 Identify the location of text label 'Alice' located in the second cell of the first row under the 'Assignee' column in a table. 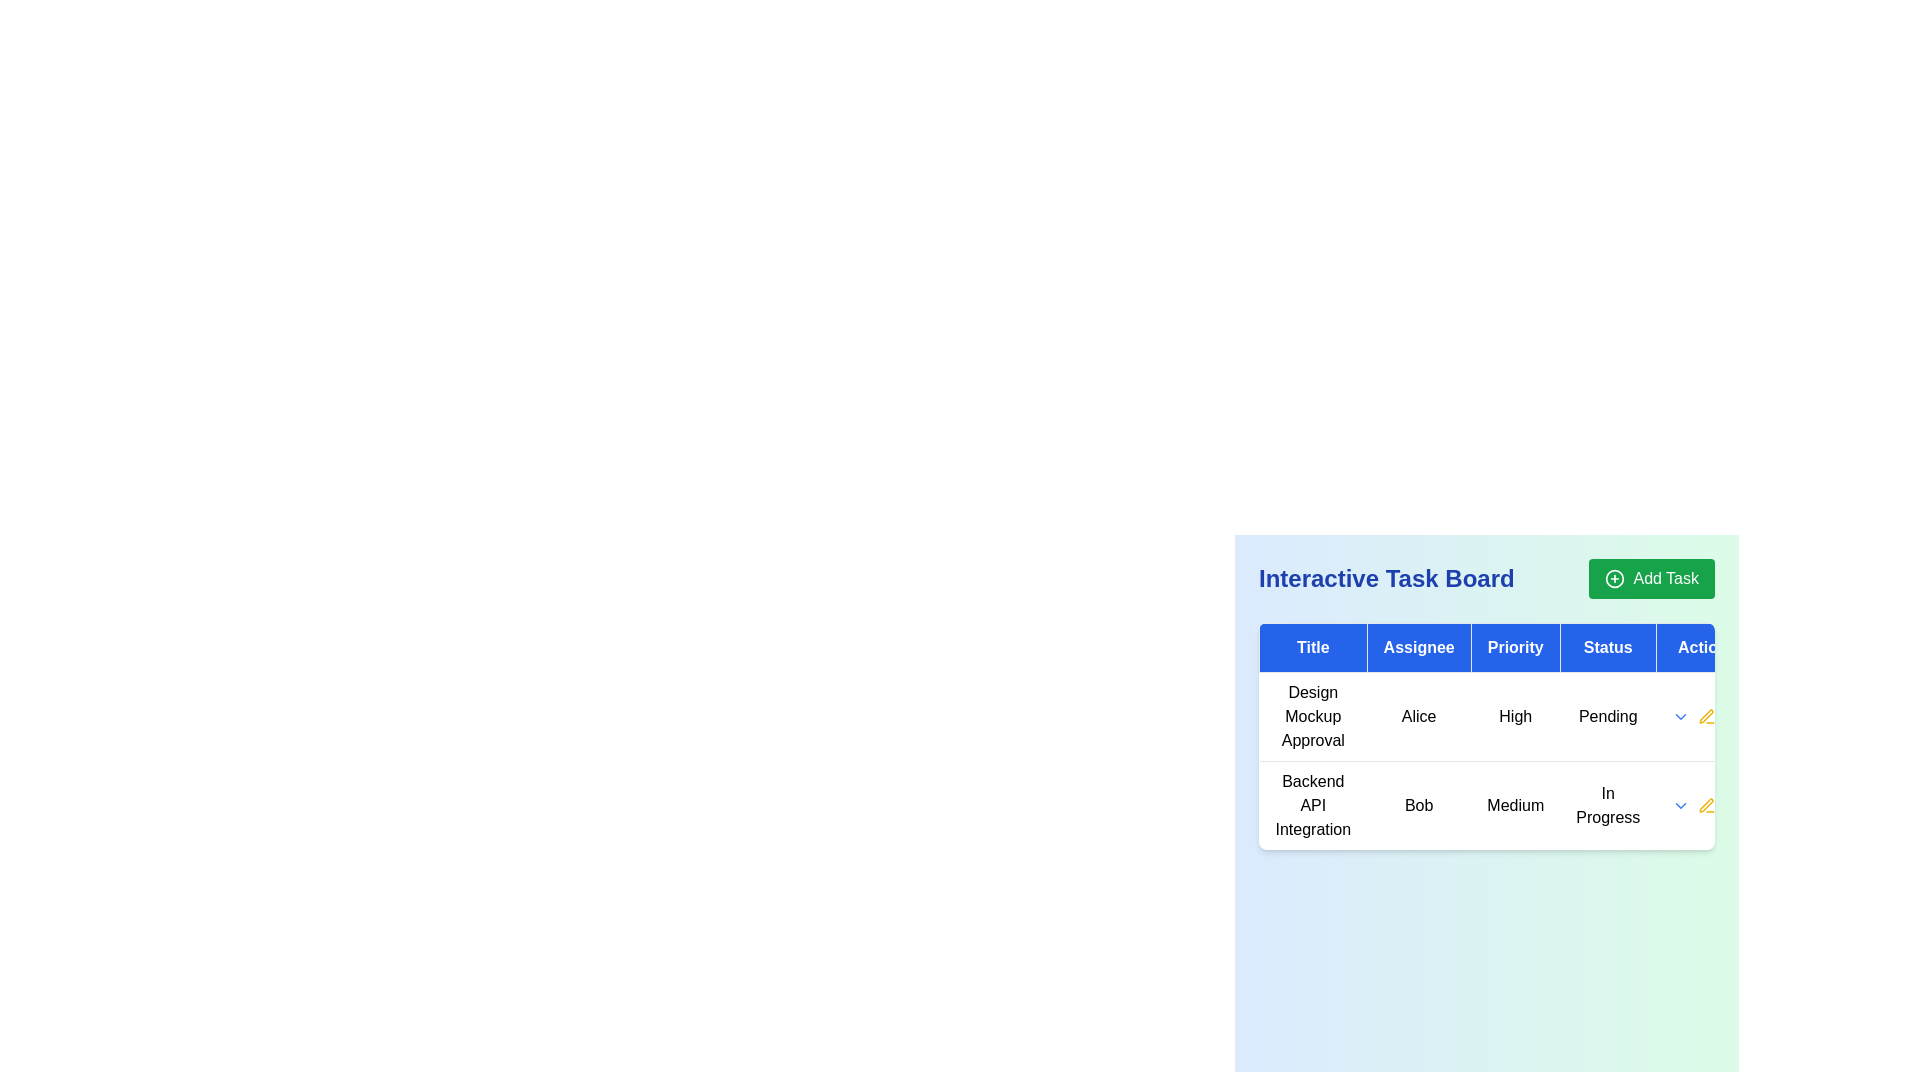
(1418, 716).